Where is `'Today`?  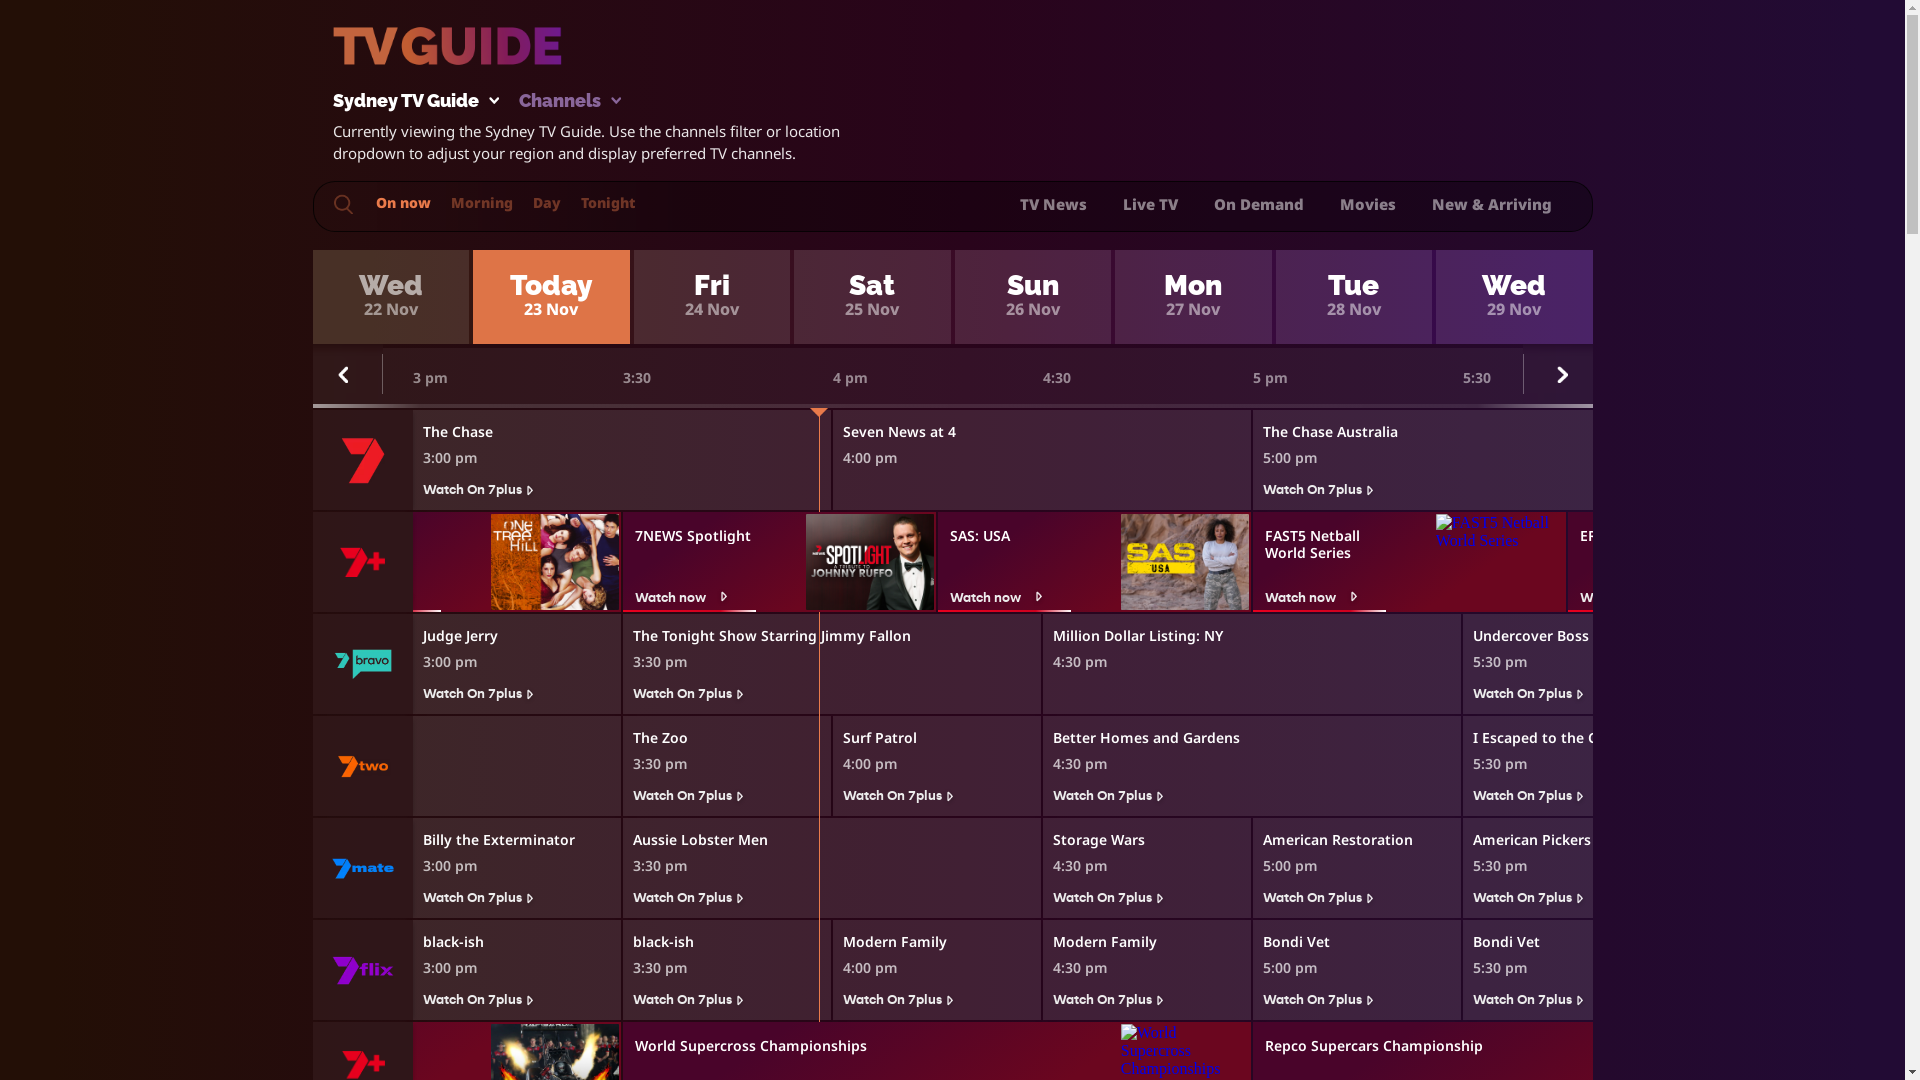
'Today is located at coordinates (551, 297).